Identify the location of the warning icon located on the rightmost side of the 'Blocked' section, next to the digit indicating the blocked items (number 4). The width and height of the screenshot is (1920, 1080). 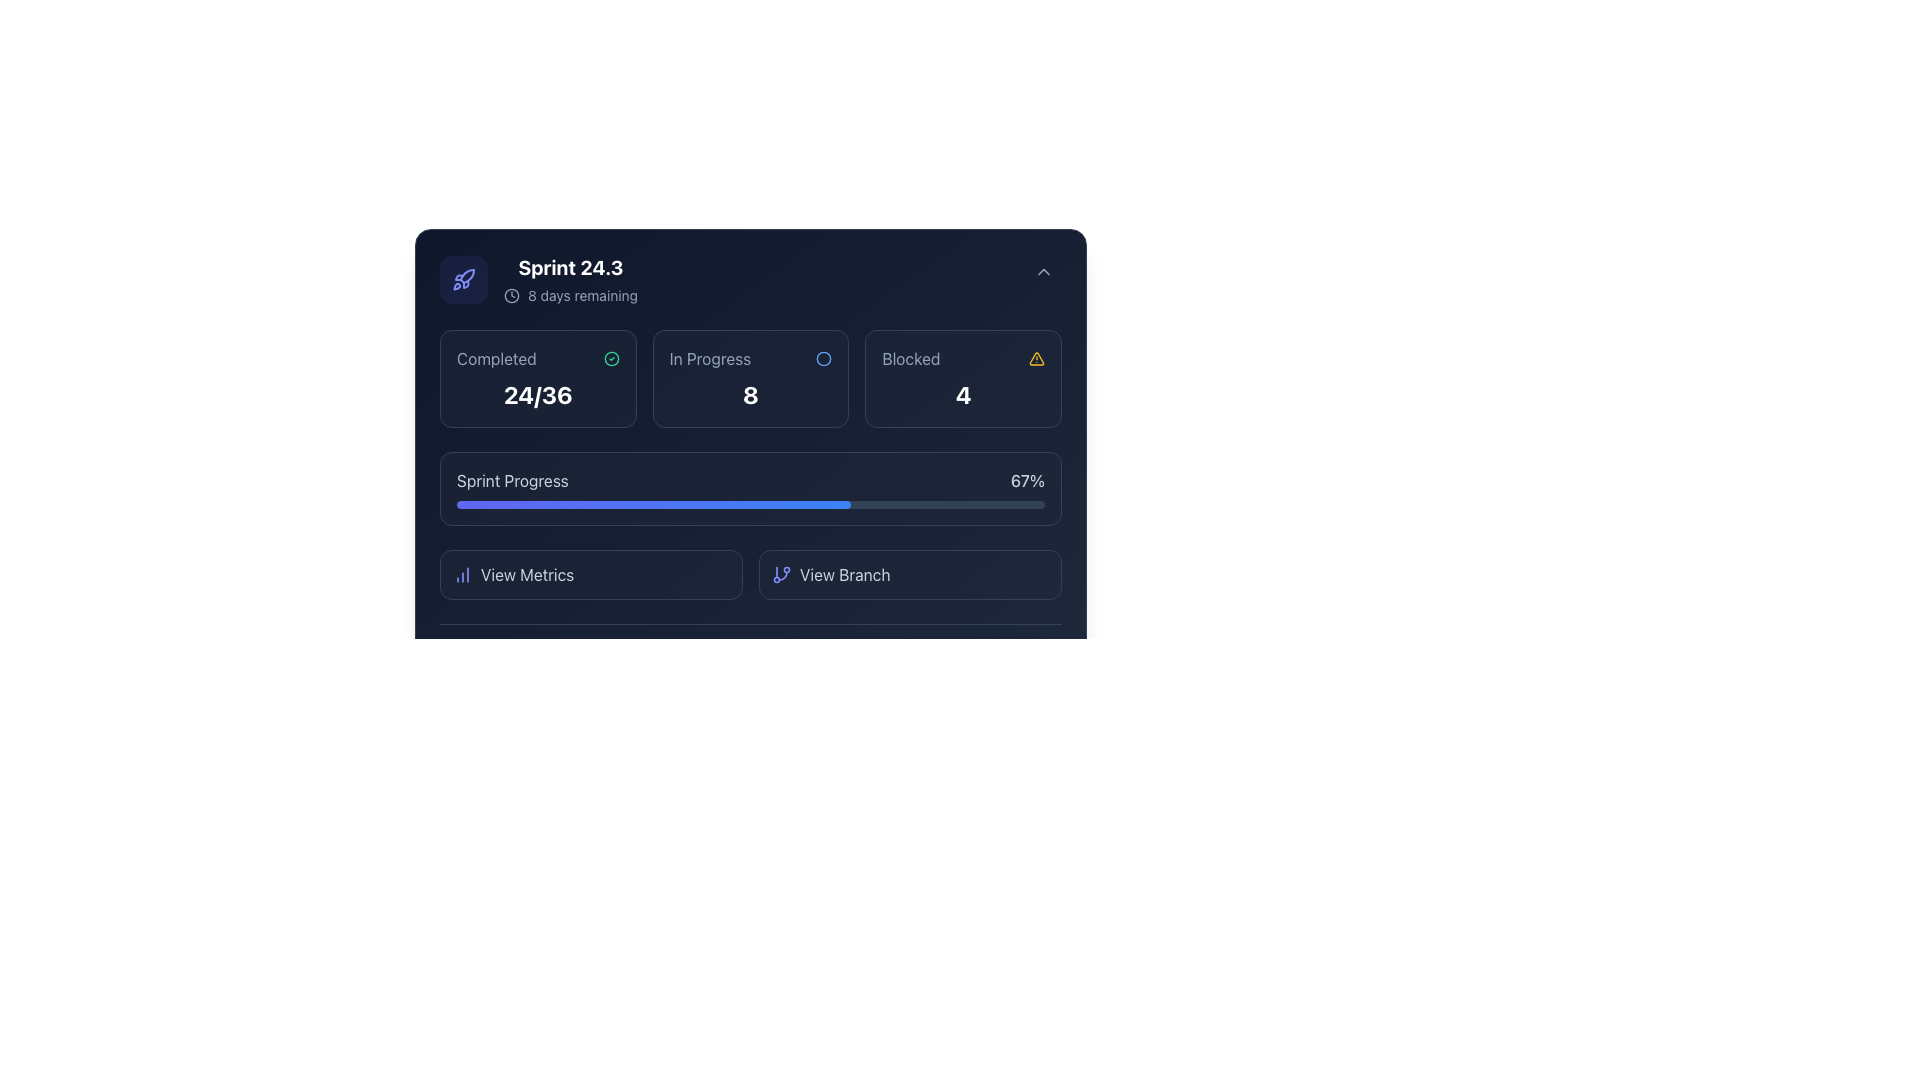
(1036, 357).